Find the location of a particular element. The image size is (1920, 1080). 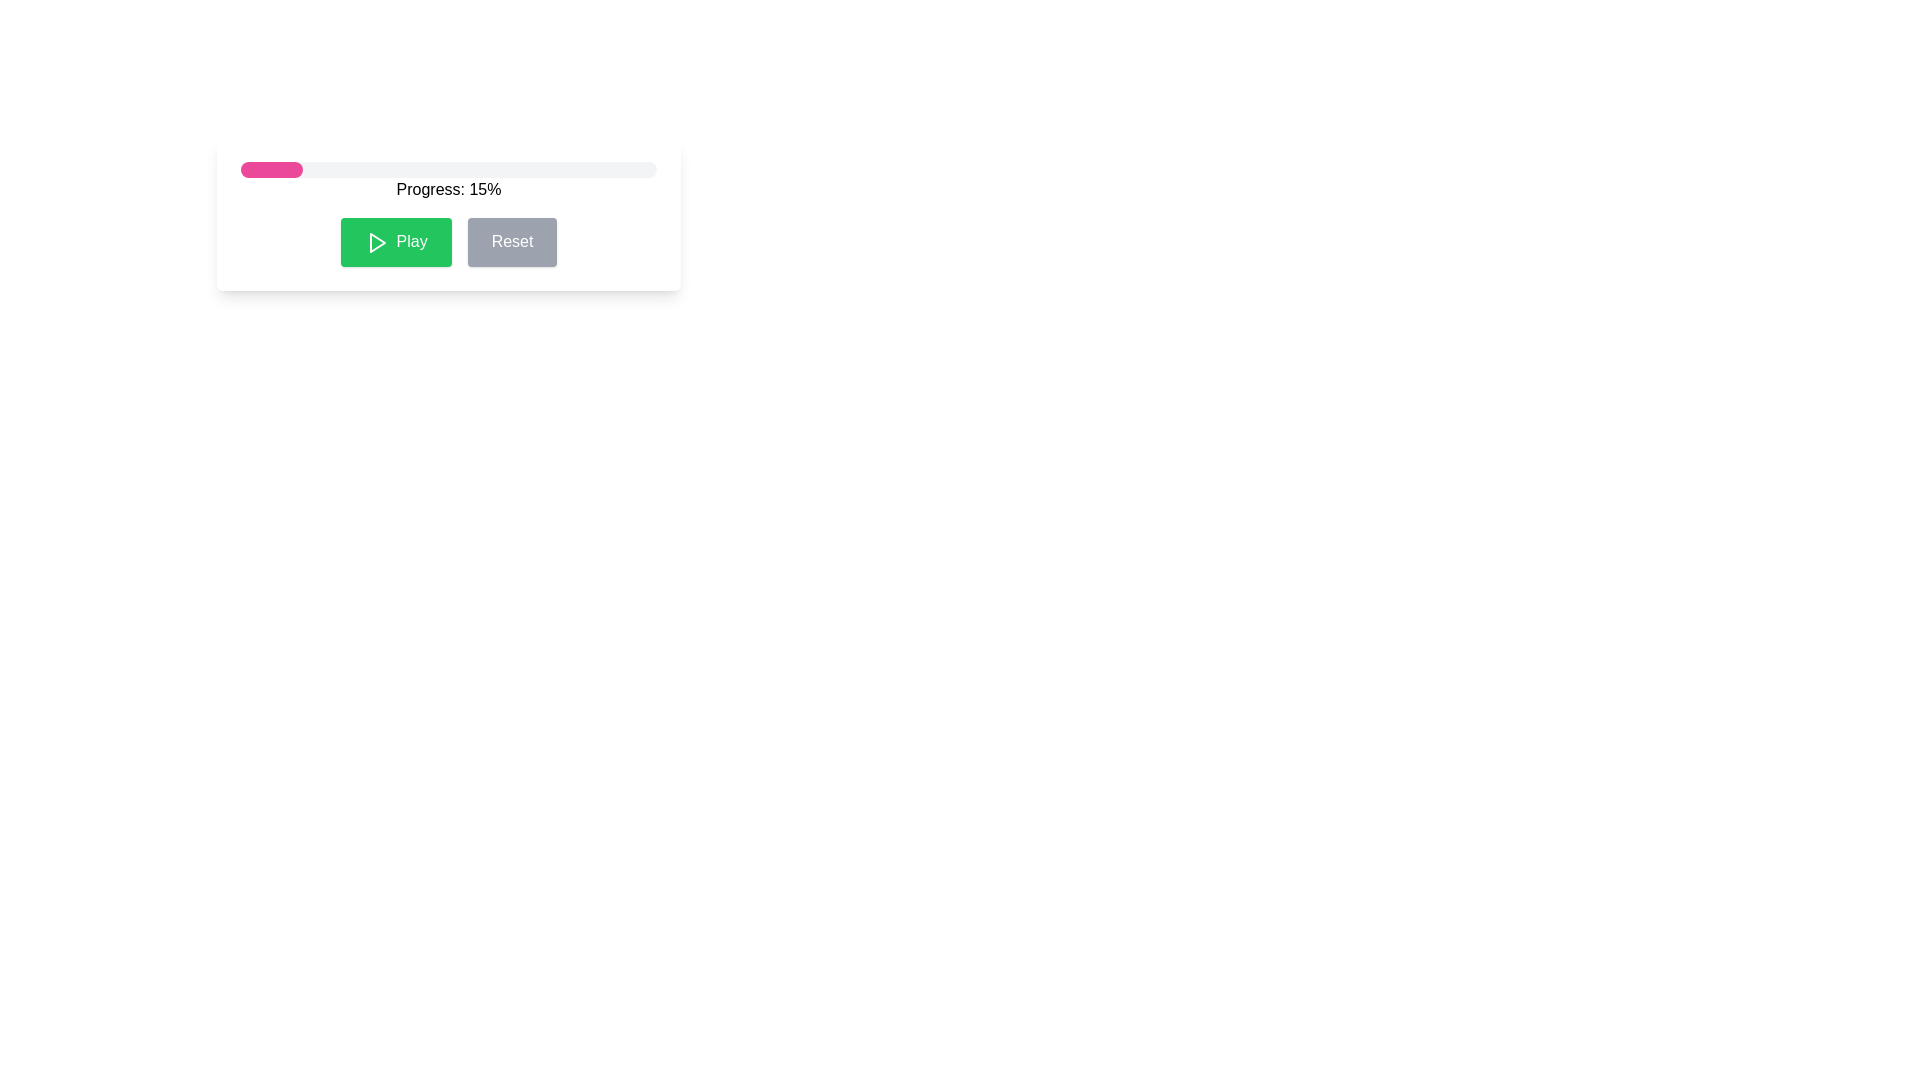

the play button, which is an SVG icon within a green button labeled 'Play', to initiate the play function is located at coordinates (376, 241).